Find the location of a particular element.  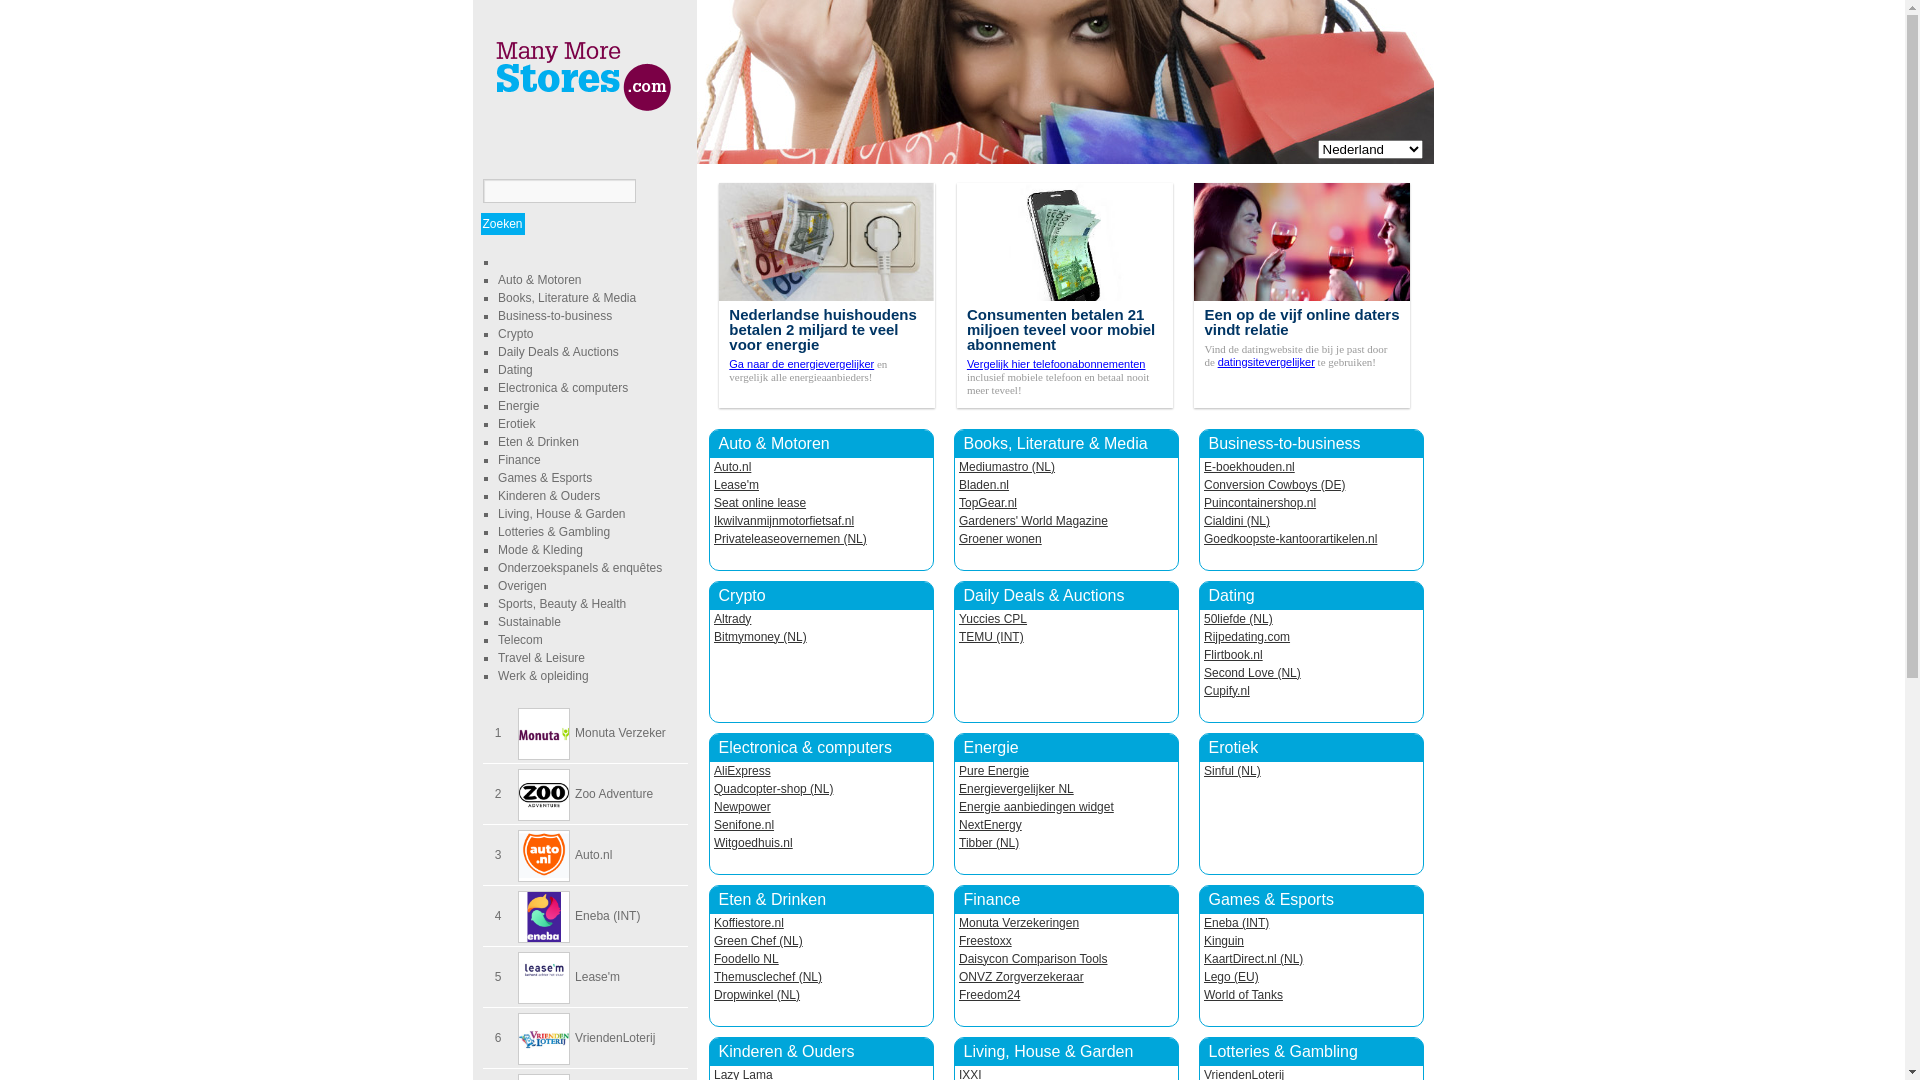

'Erotiek' is located at coordinates (516, 423).